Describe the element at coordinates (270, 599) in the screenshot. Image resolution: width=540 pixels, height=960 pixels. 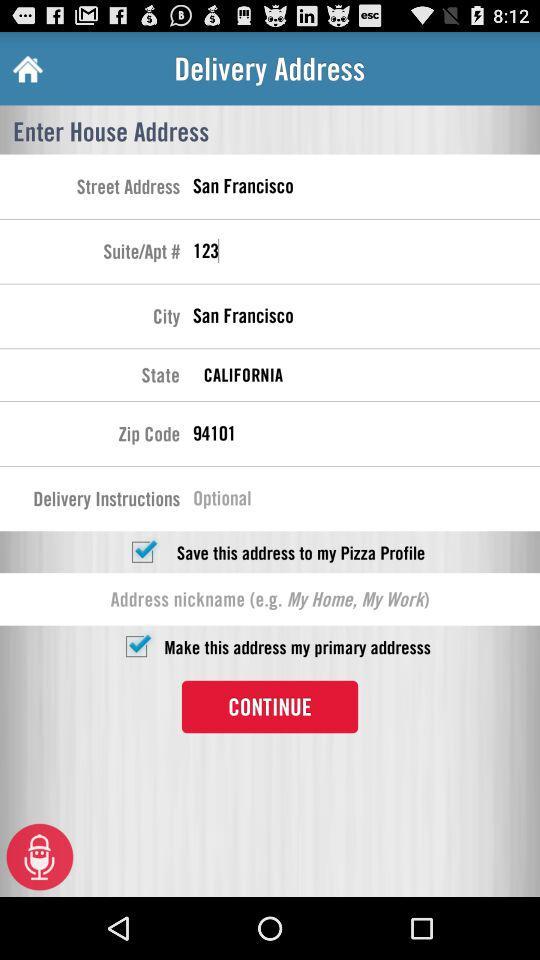
I see `address nickname` at that location.